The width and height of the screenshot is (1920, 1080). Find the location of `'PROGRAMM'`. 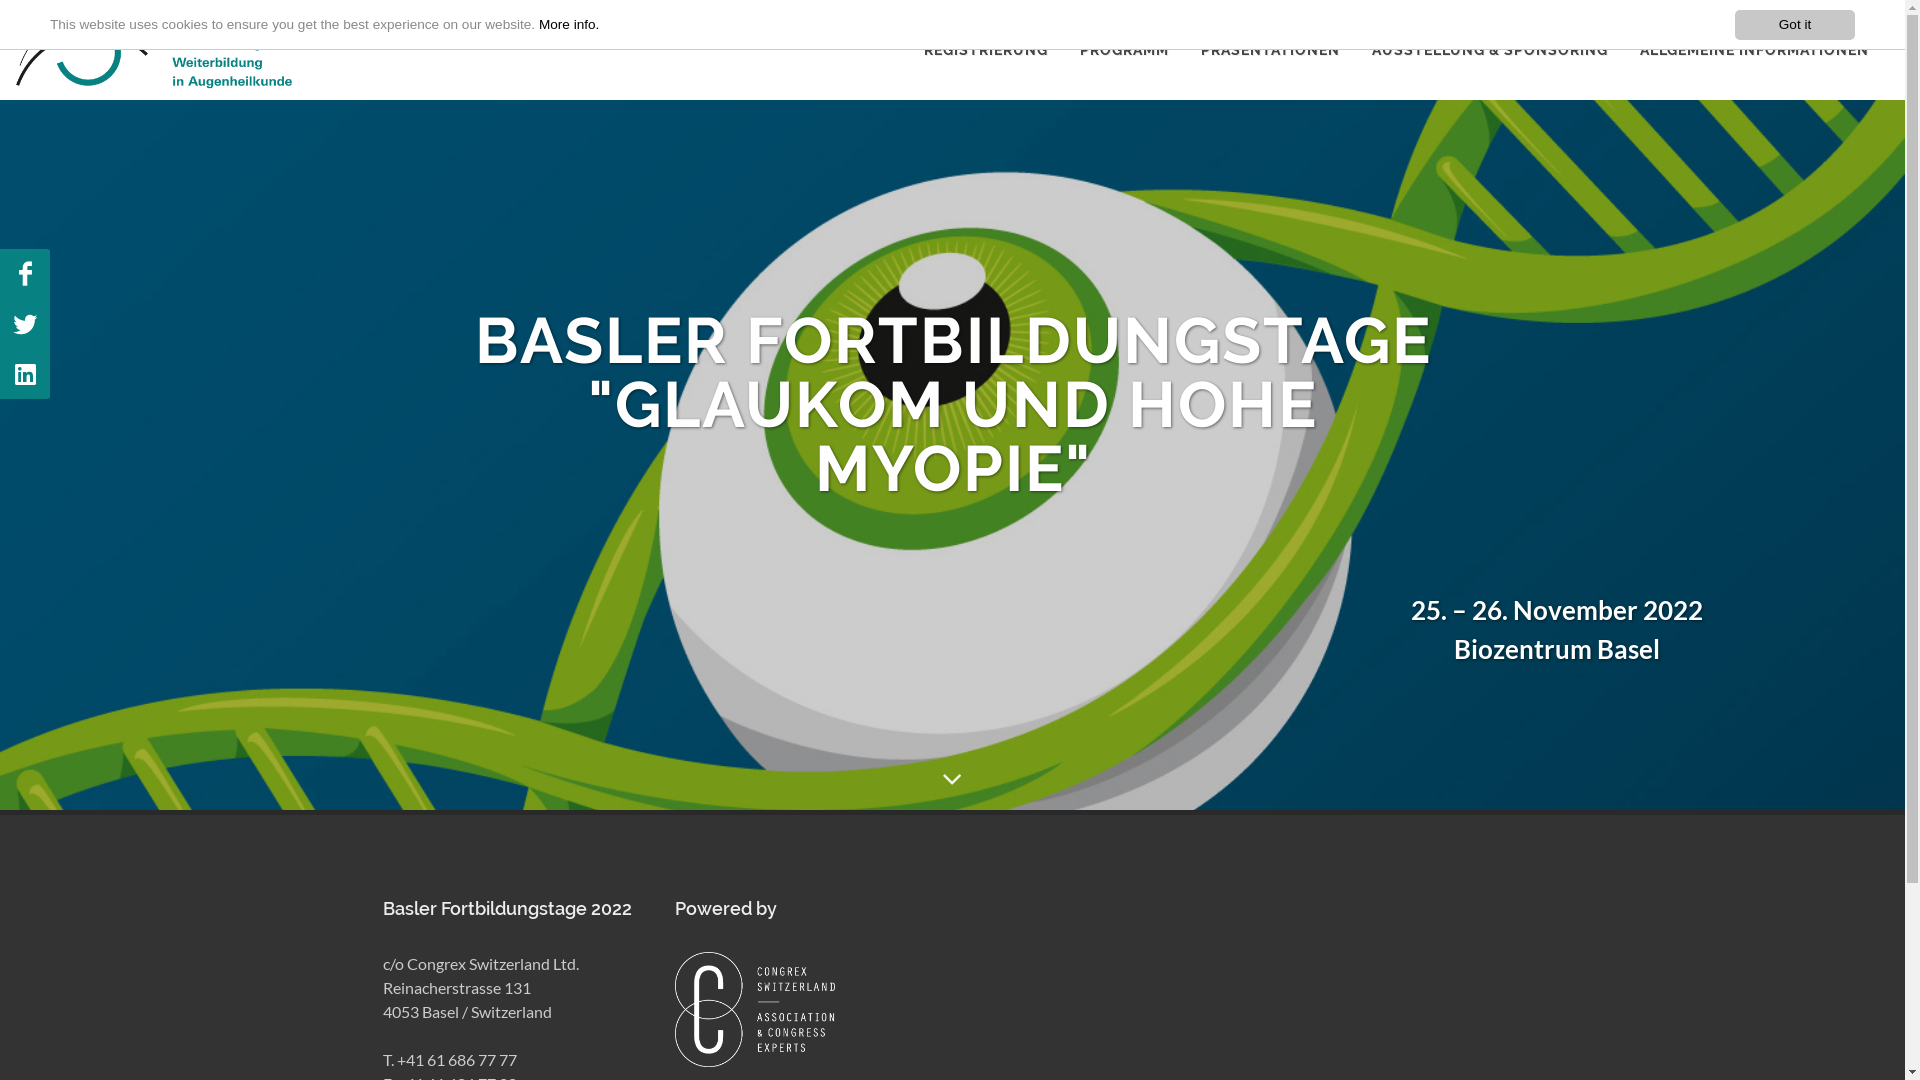

'PROGRAMM' is located at coordinates (1124, 49).